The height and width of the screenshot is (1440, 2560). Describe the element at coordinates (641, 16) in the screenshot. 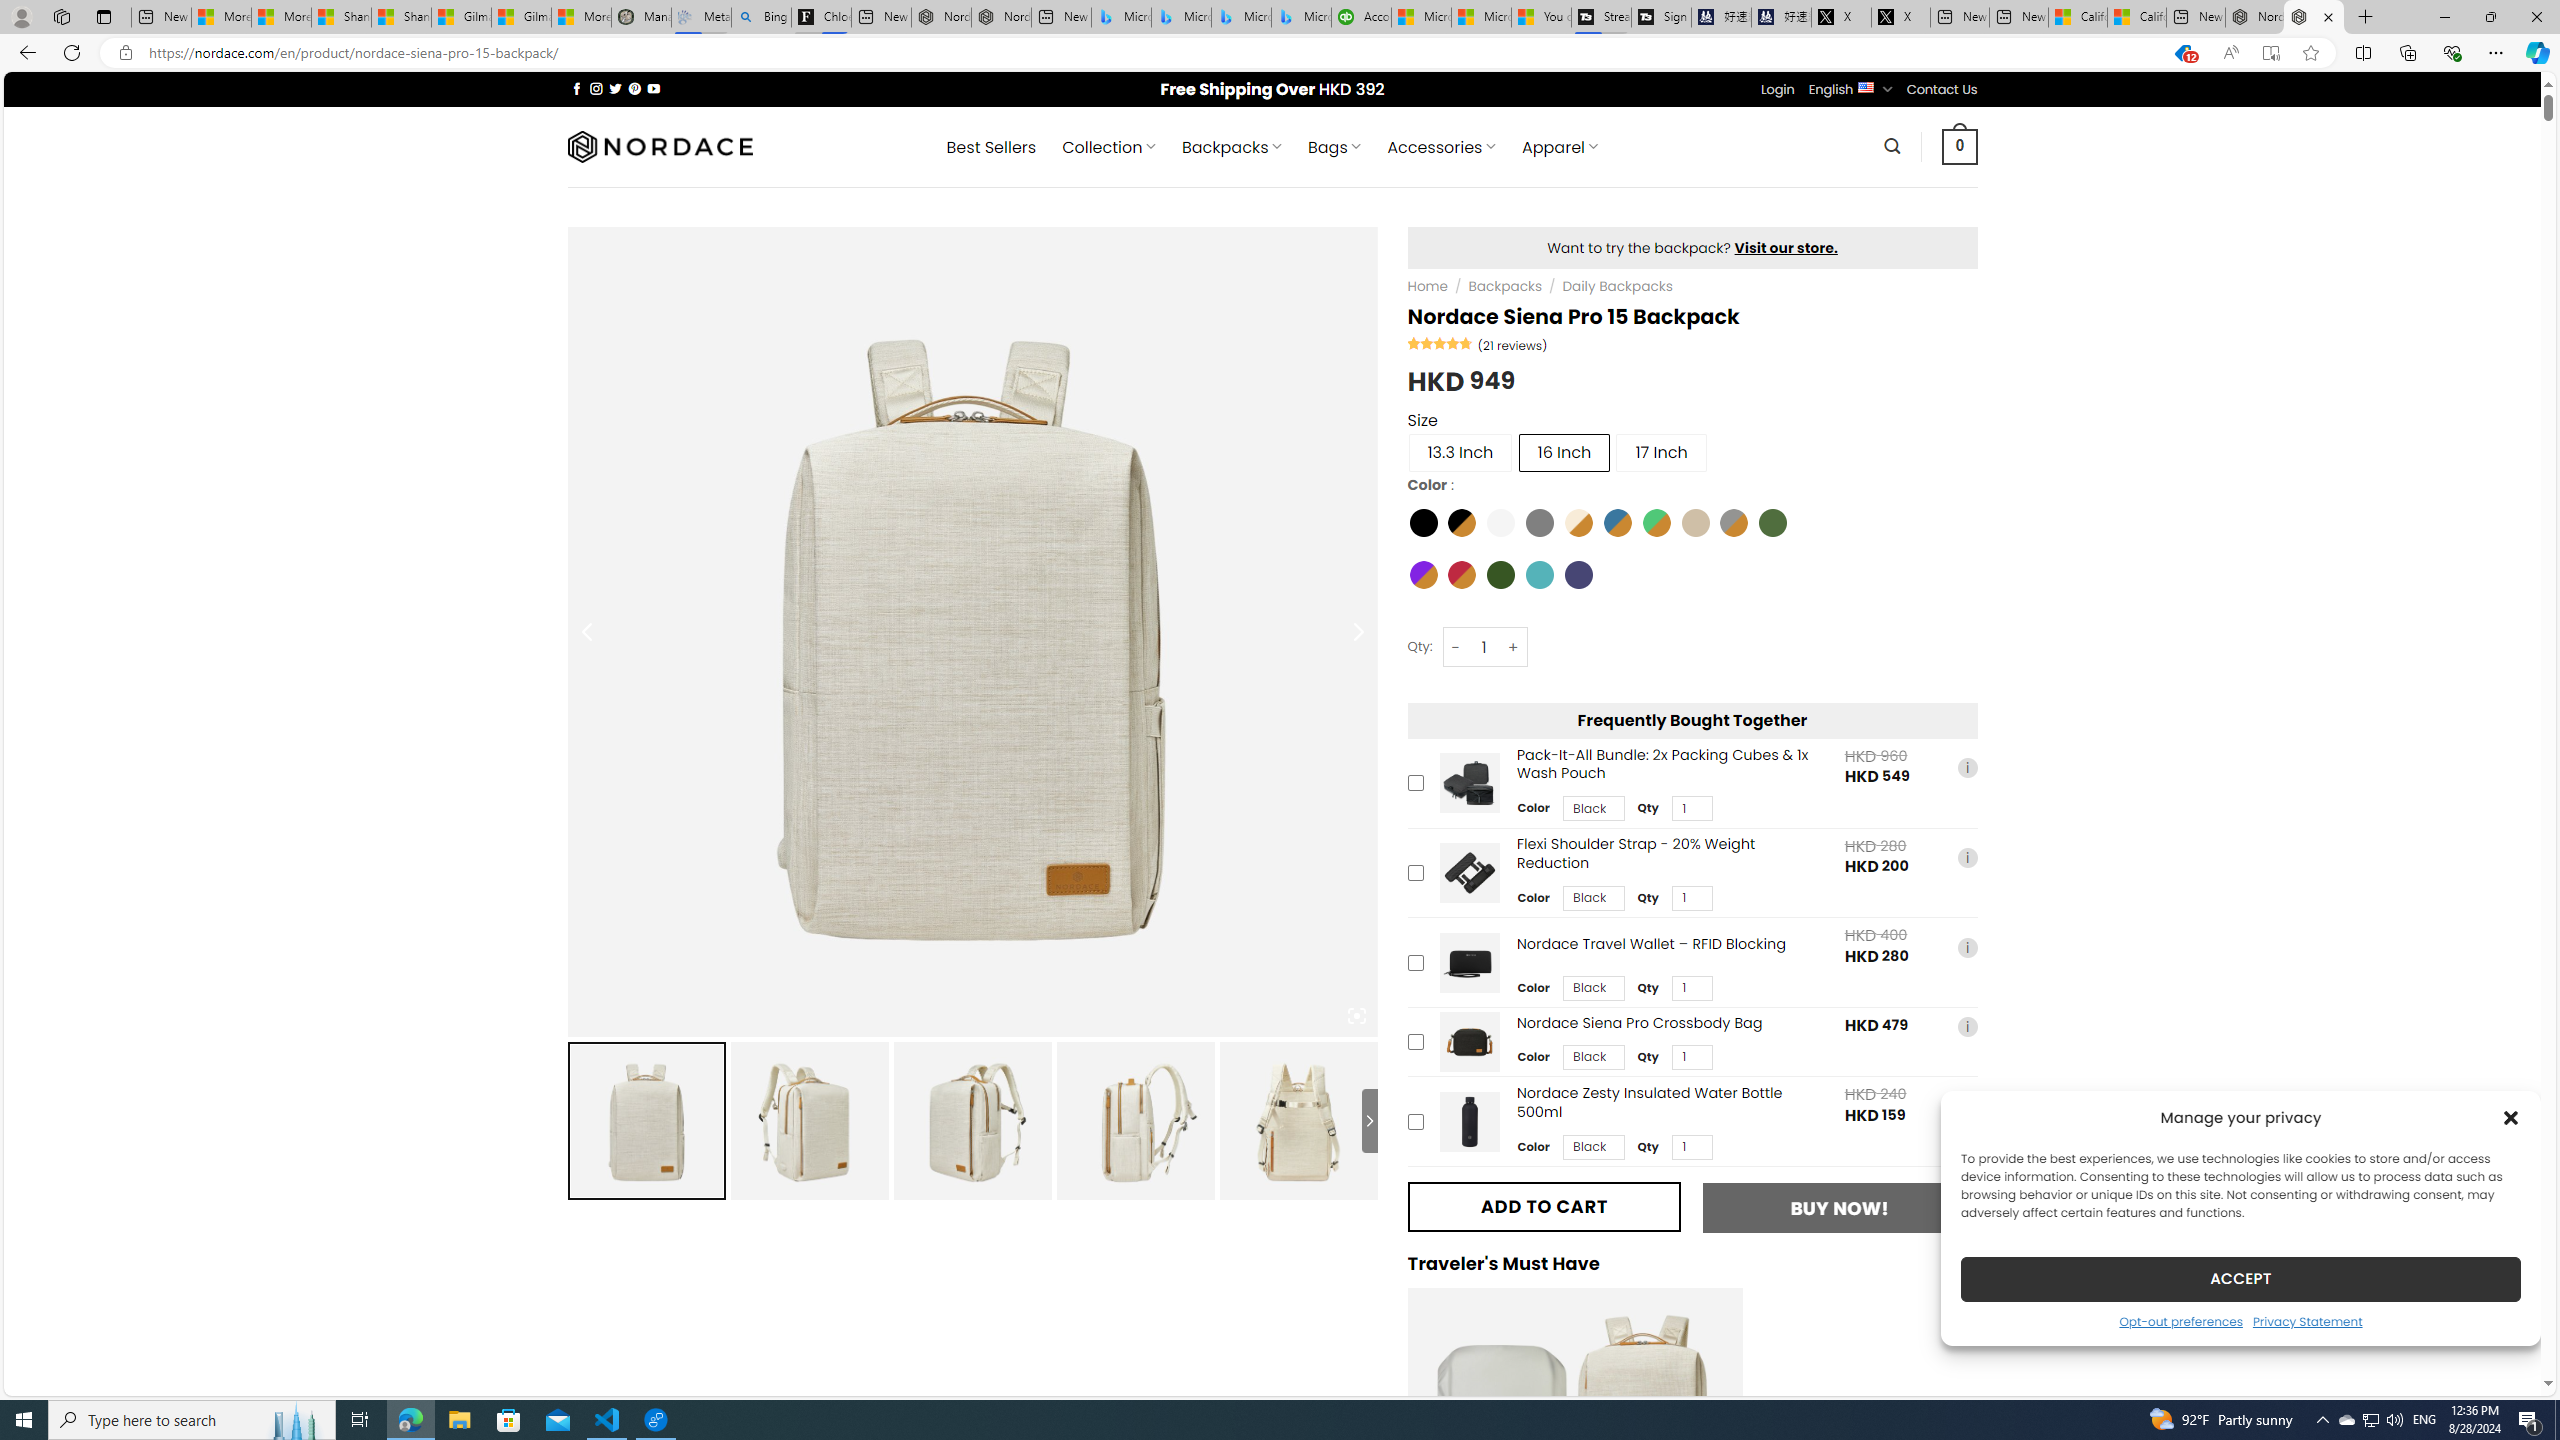

I see `'Manatee Mortality Statistics | FWC'` at that location.